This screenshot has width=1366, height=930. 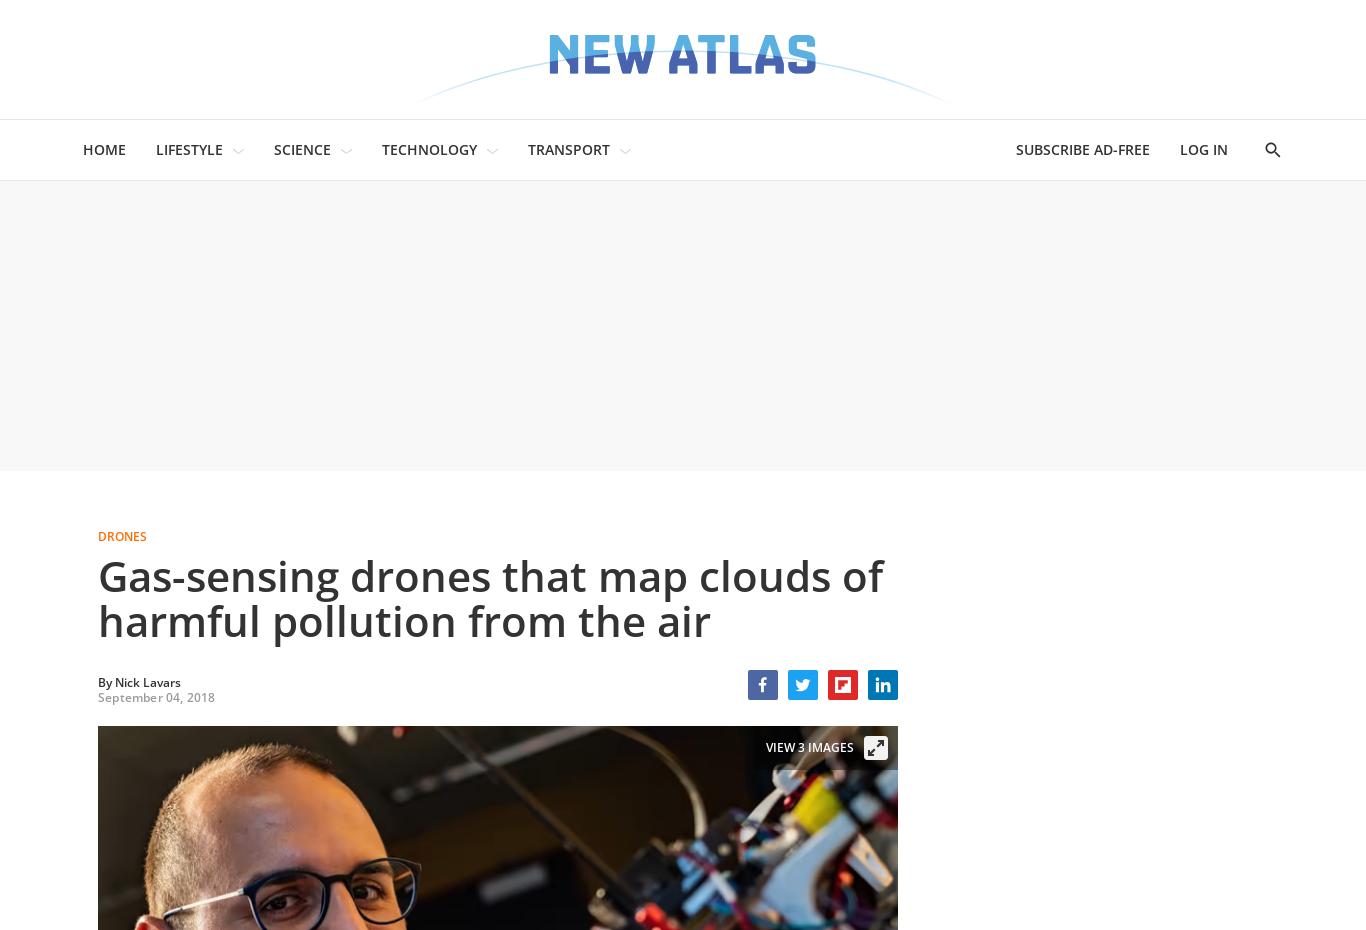 I want to click on 'Drones', so click(x=121, y=535).